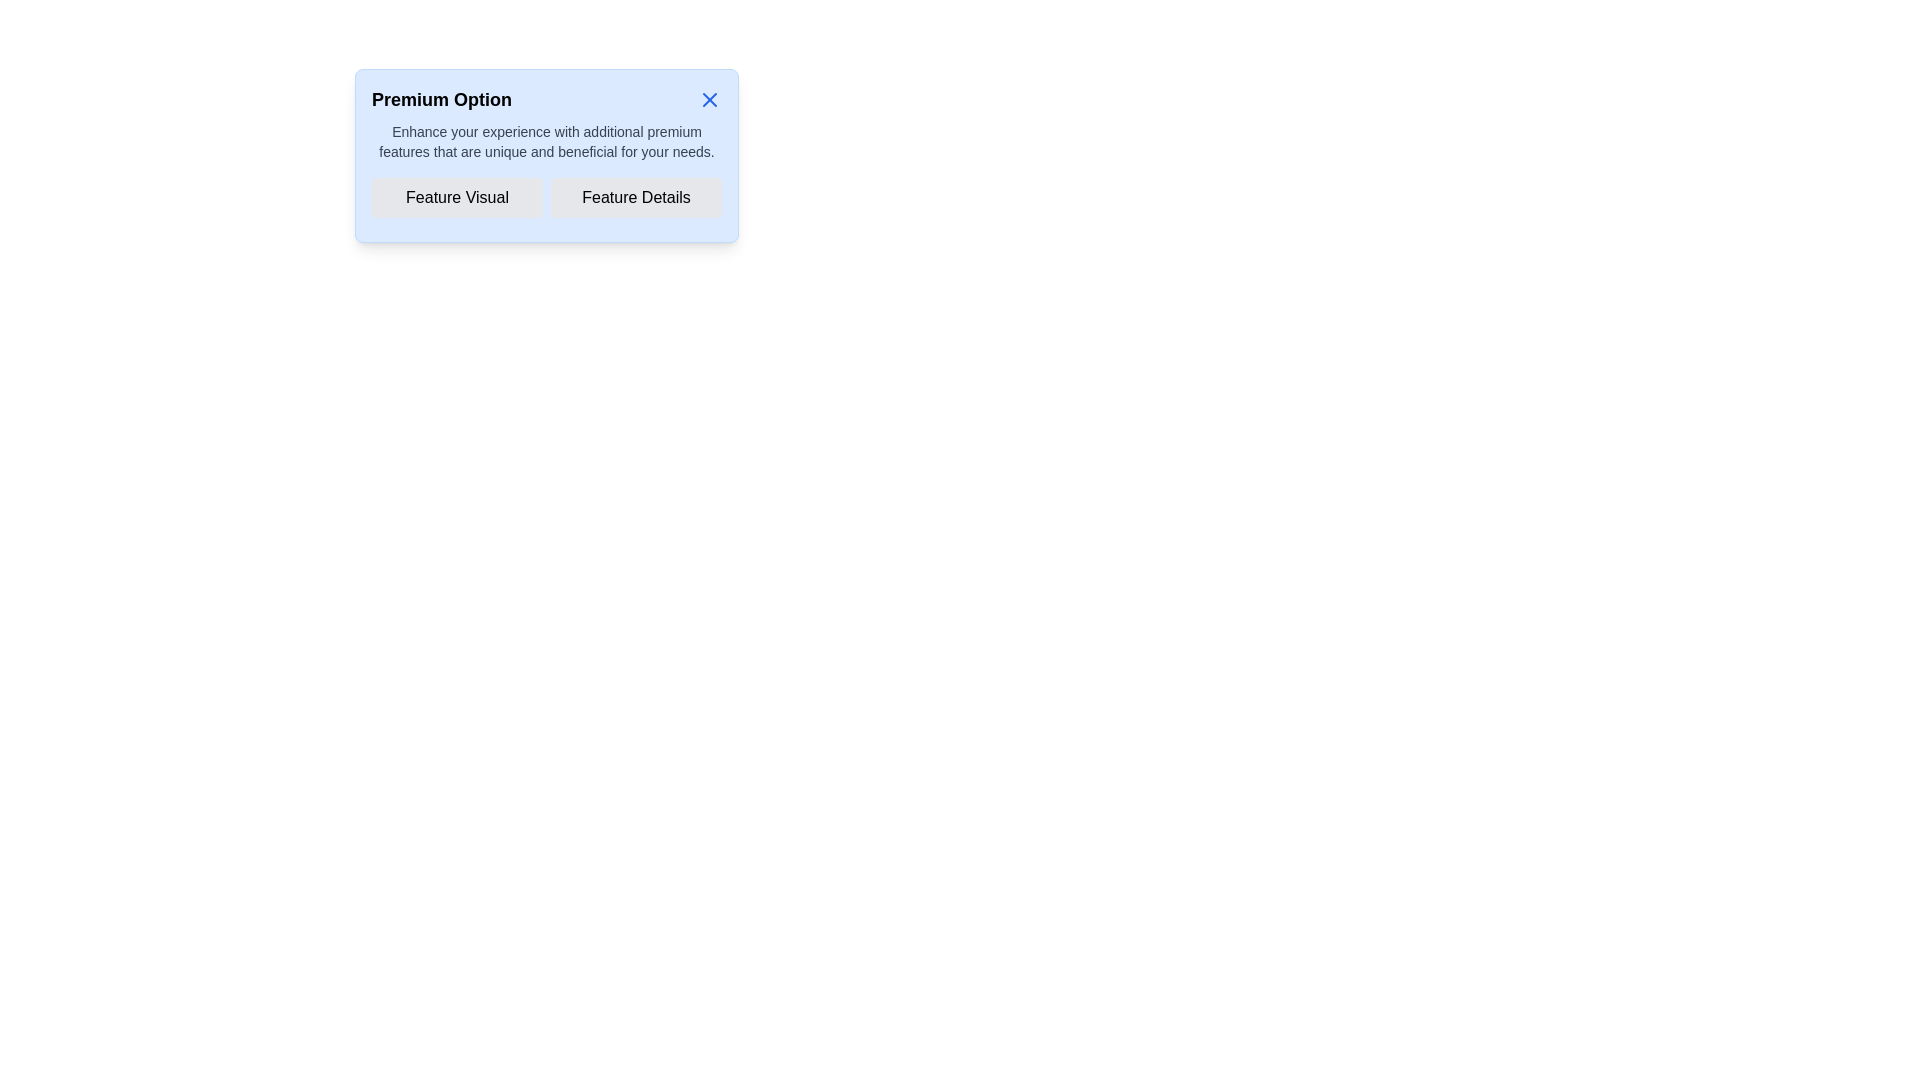 The width and height of the screenshot is (1920, 1080). What do you see at coordinates (547, 141) in the screenshot?
I see `the text block containing the message 'Enhance your experience with additional premium features that are unique and beneficial for your needs.'` at bounding box center [547, 141].